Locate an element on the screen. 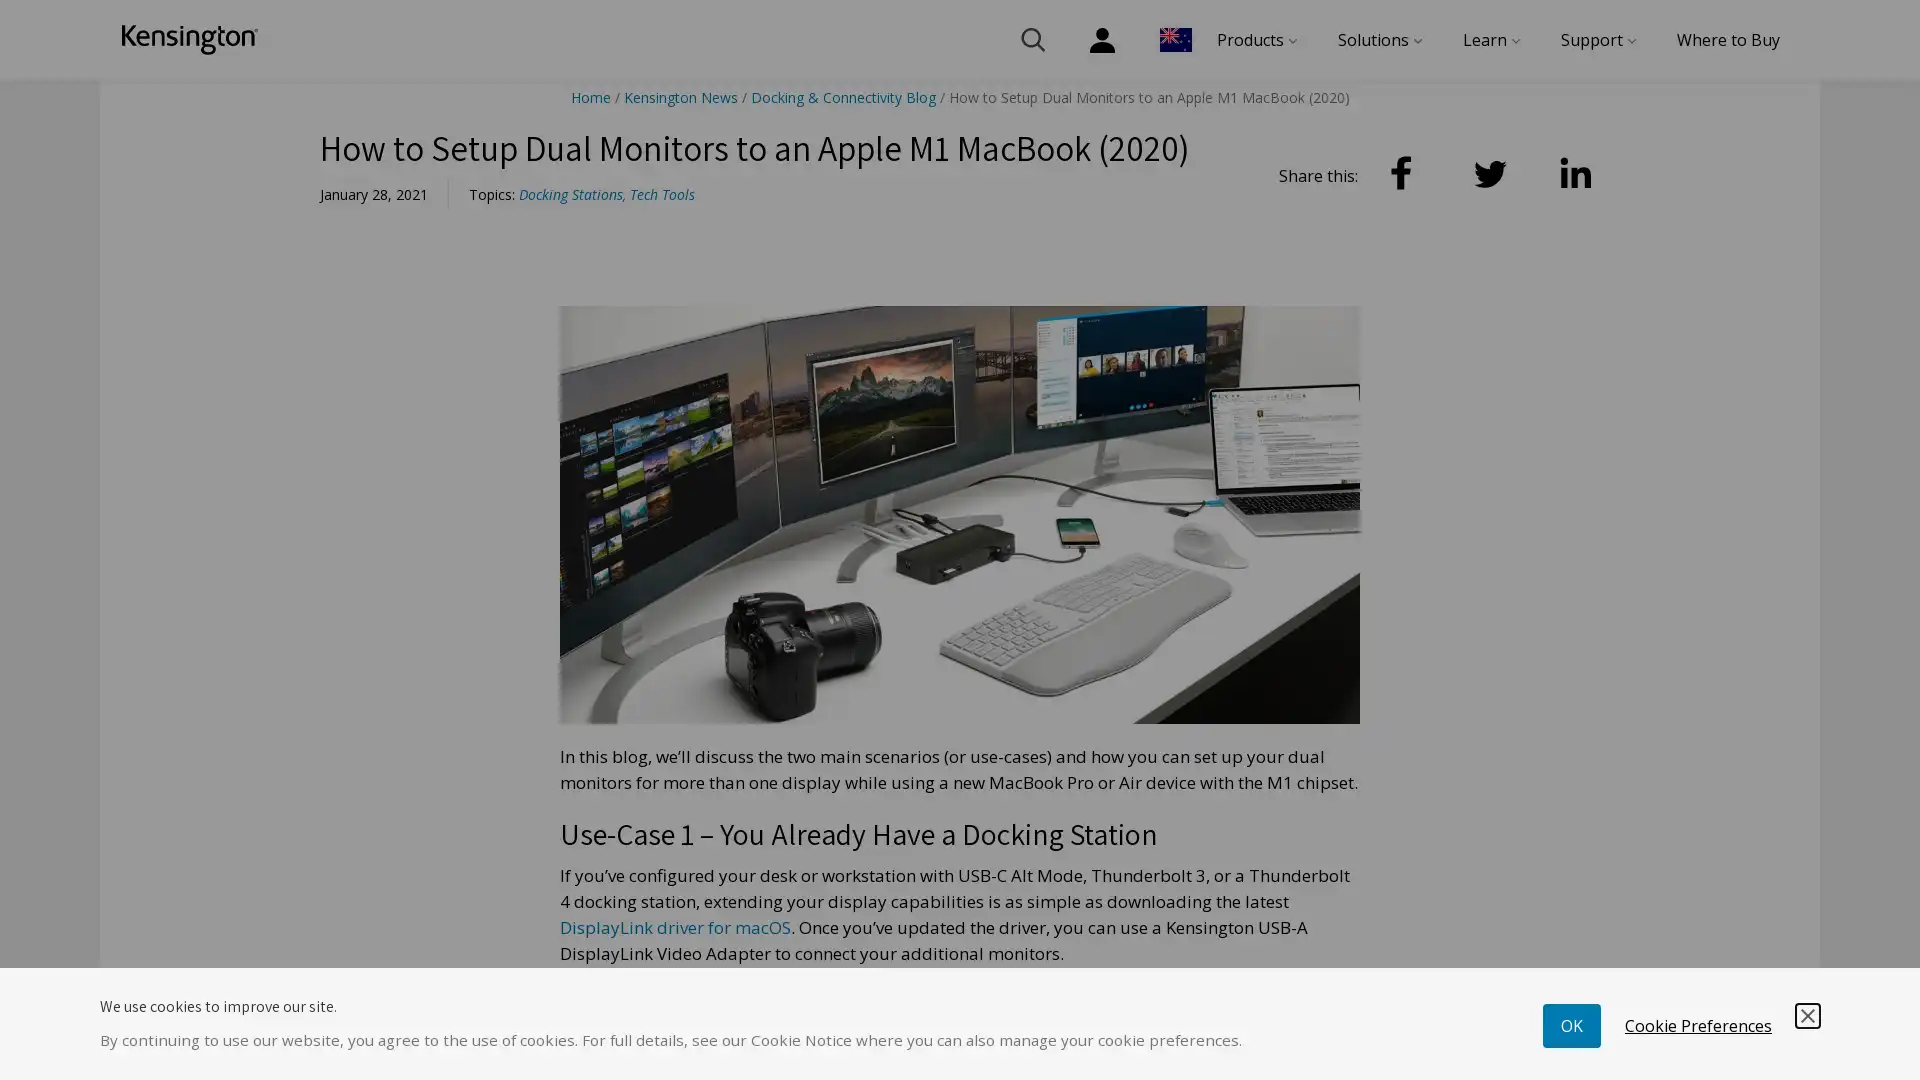 Image resolution: width=1920 pixels, height=1080 pixels. Cookie Preferences is located at coordinates (1697, 1026).